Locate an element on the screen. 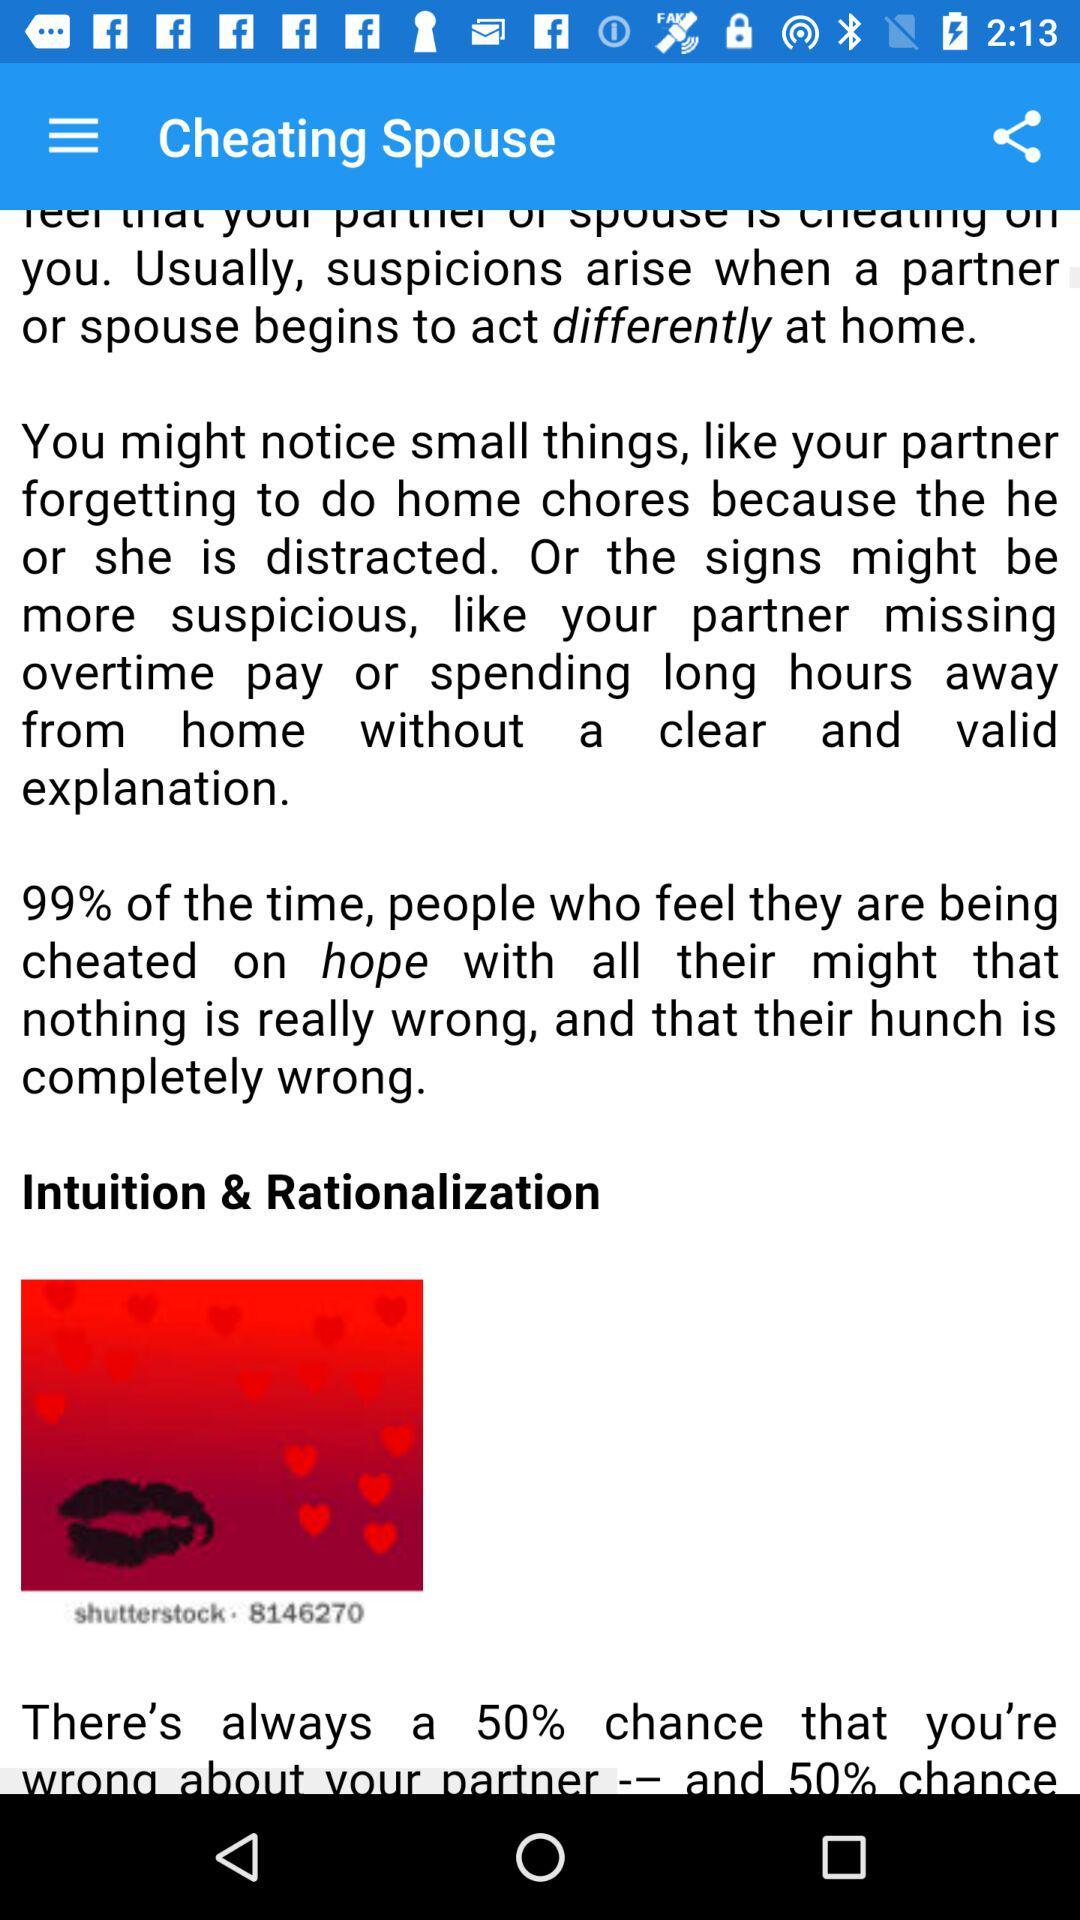 This screenshot has height=1920, width=1080. all selected content is located at coordinates (540, 1002).